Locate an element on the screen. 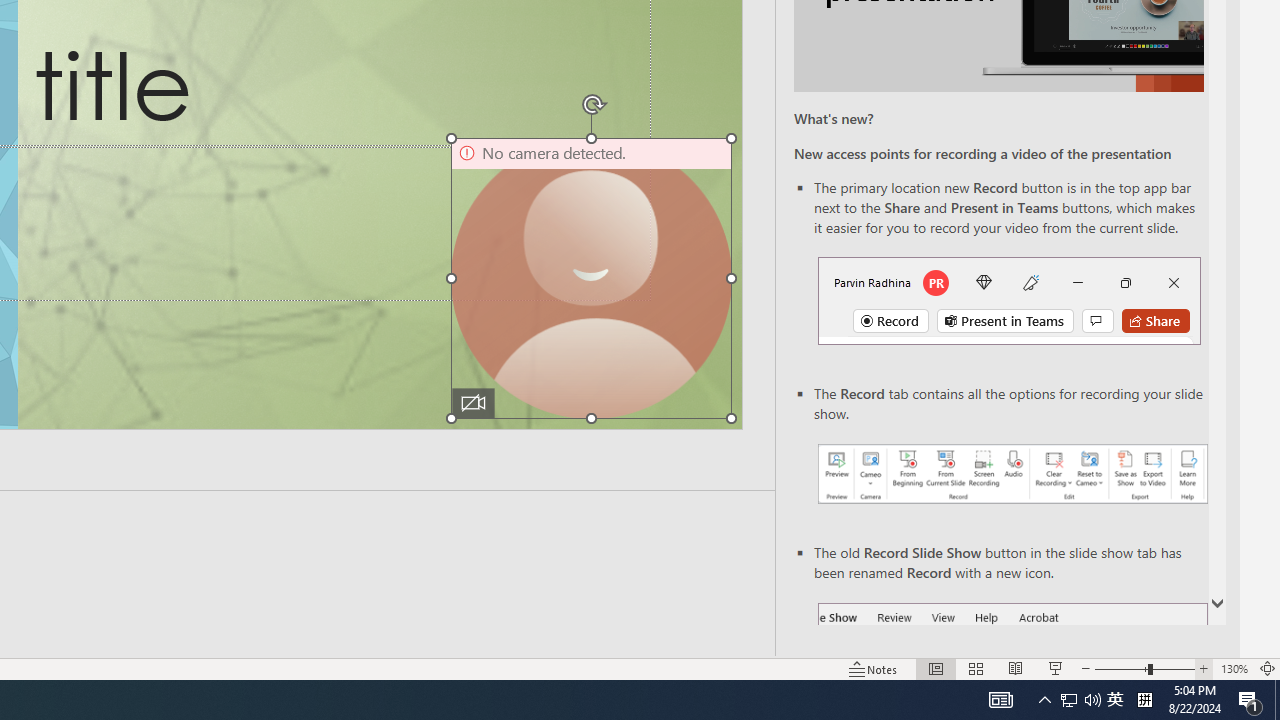 This screenshot has width=1280, height=720. 'Record your presentations screenshot one' is located at coordinates (1013, 474).